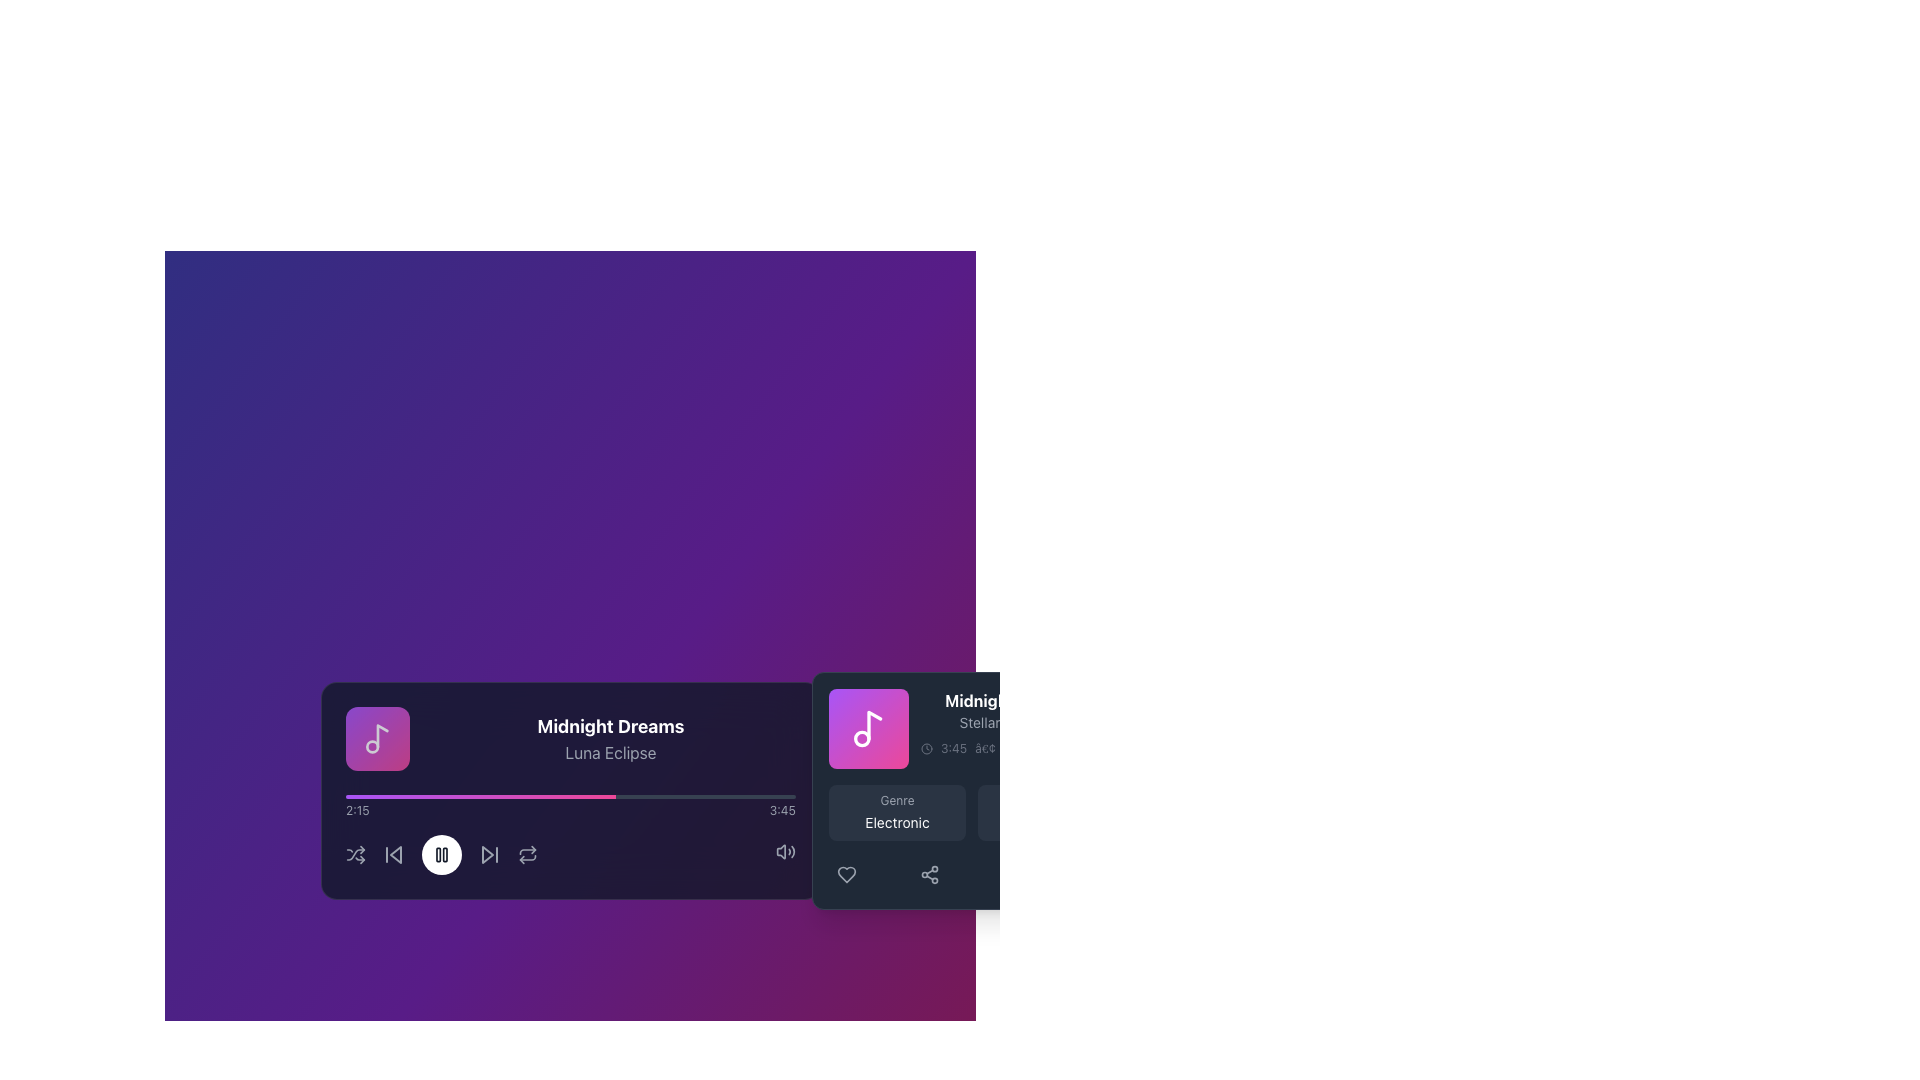 The image size is (1920, 1080). I want to click on the decorative circular element of the music note icon located at the bottom-left of the player interface, so click(372, 747).